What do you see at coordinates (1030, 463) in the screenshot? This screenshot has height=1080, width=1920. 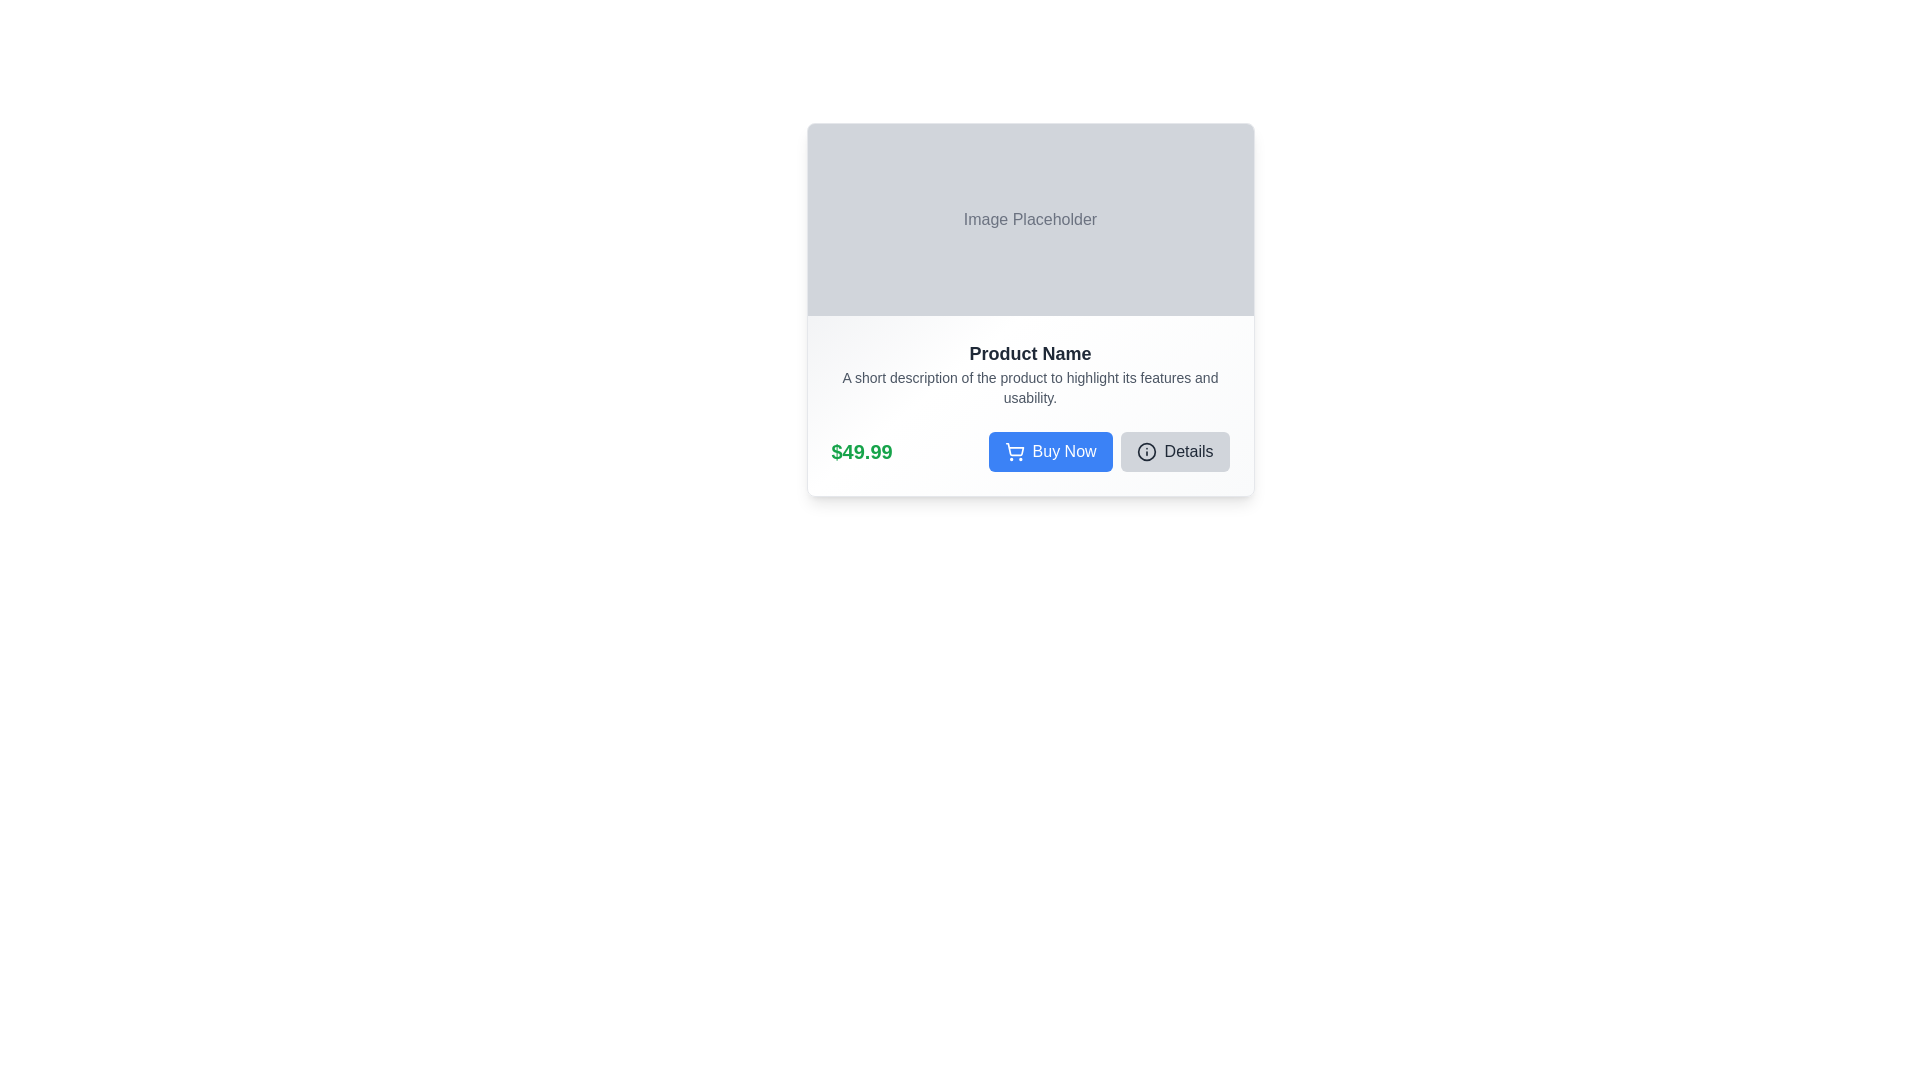 I see `the 'Buy Now' button in the lower part of the card interface to proceed to purchase` at bounding box center [1030, 463].